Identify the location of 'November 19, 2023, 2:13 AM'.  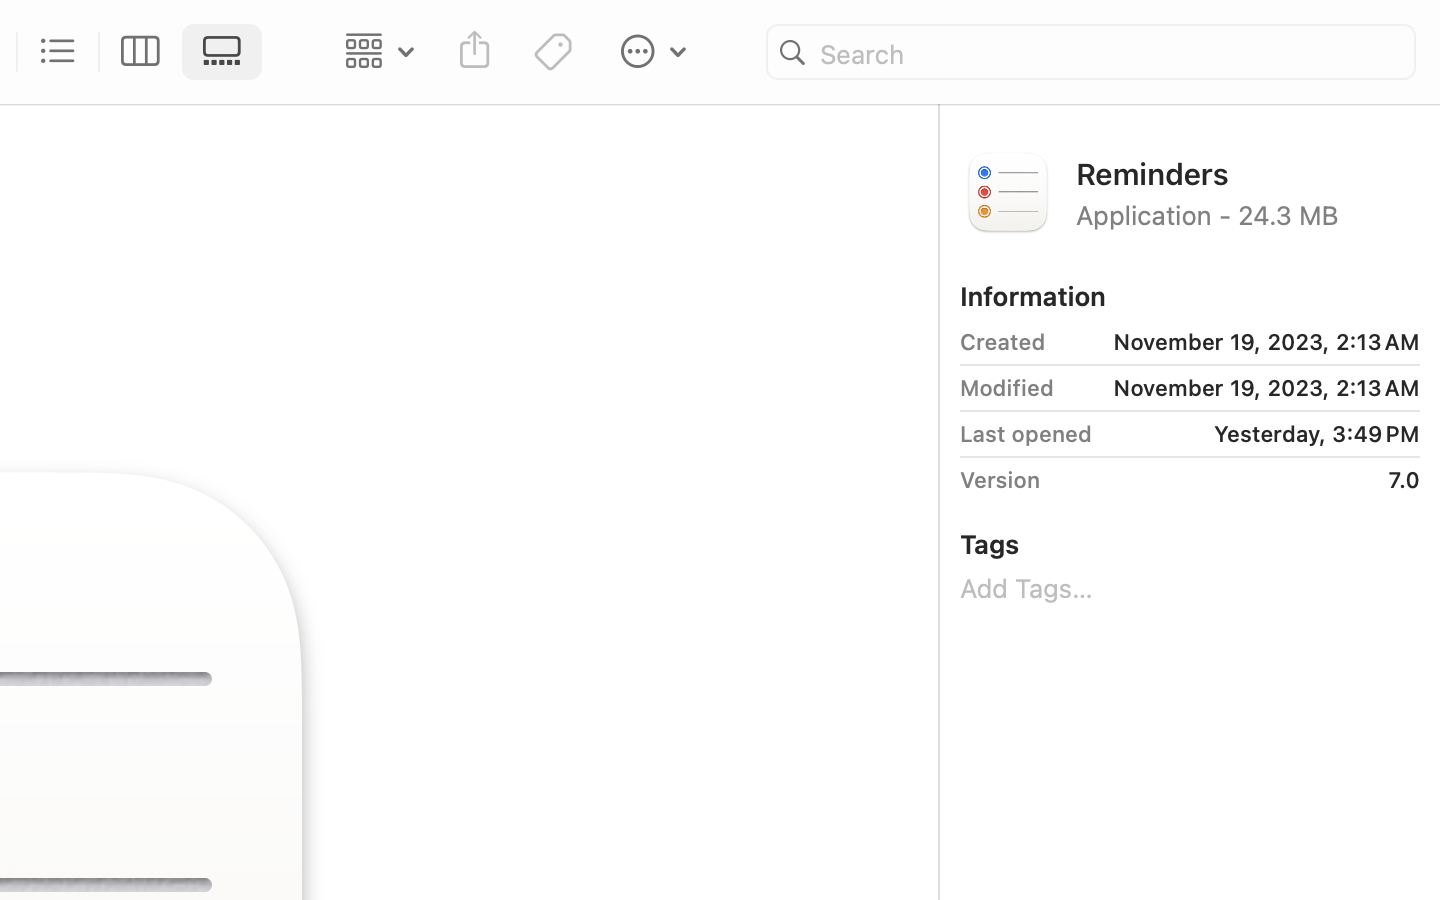
(1239, 342).